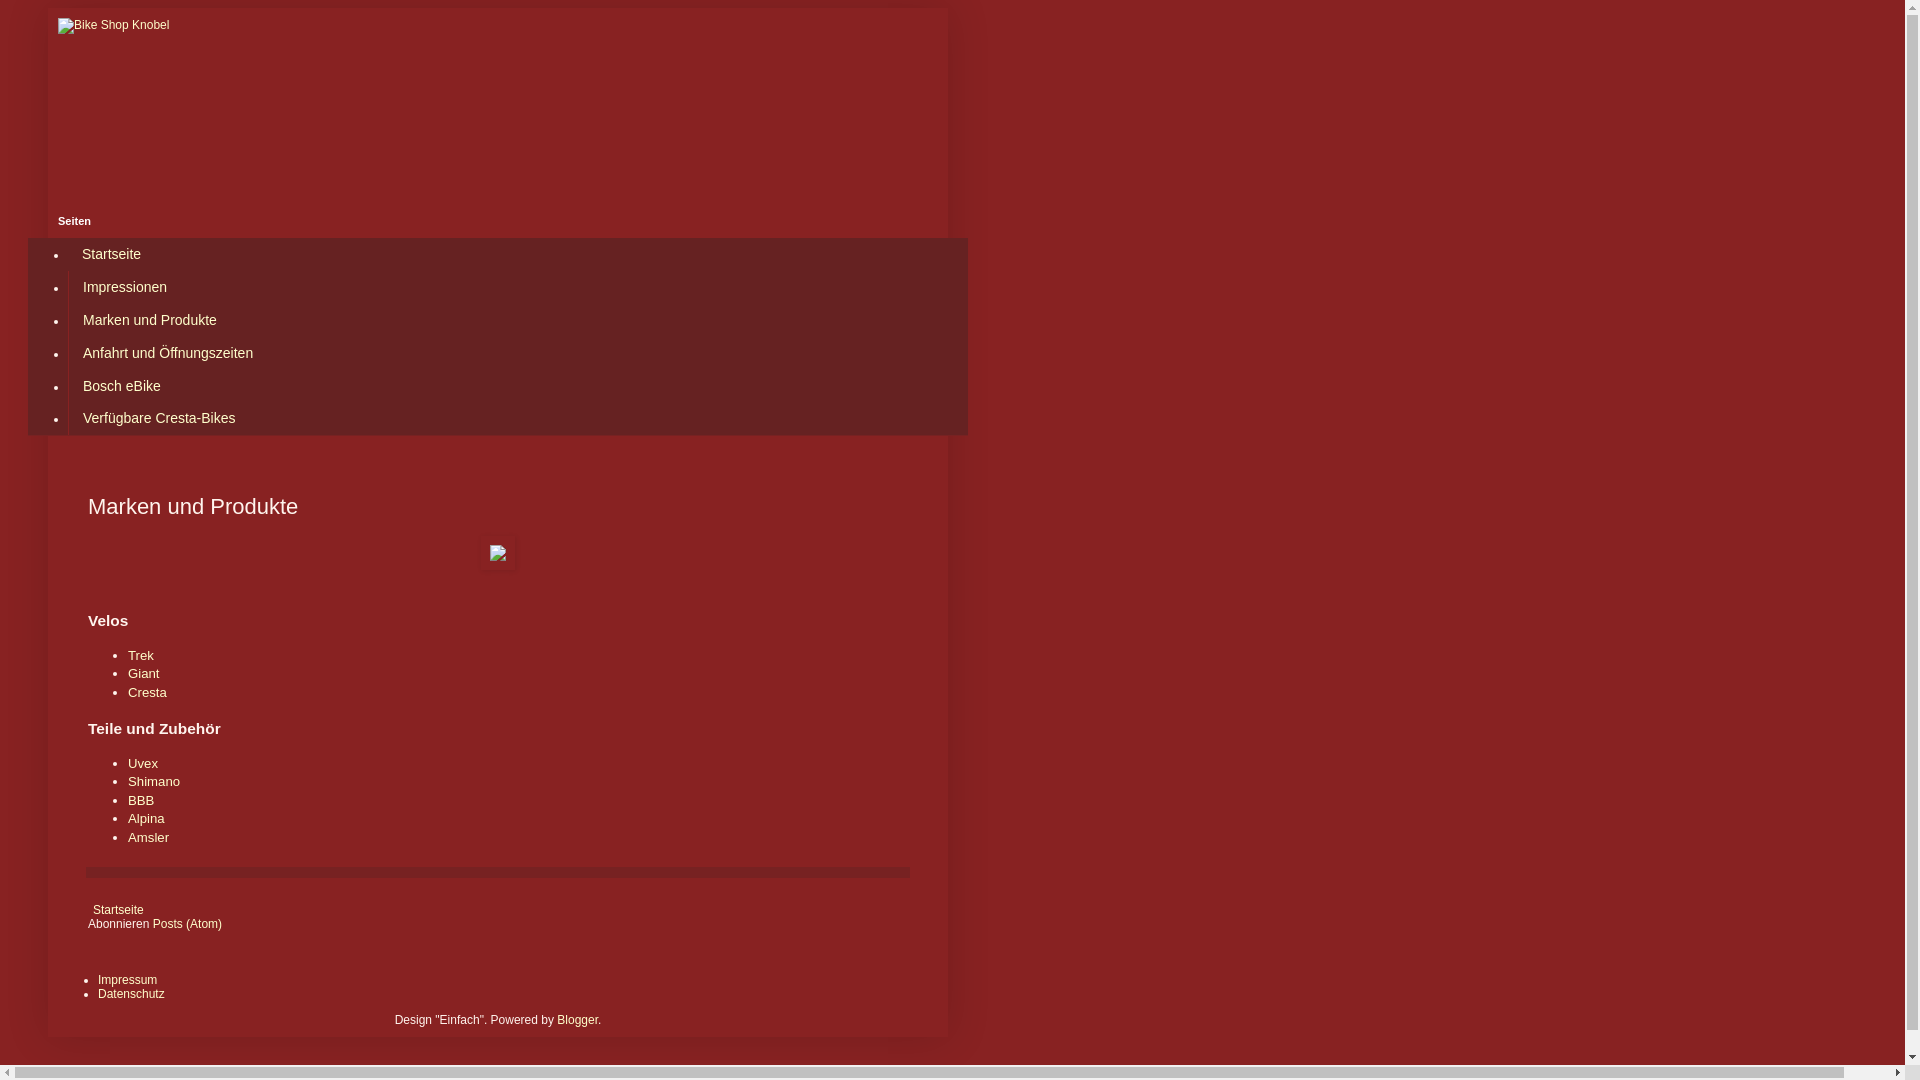  Describe the element at coordinates (139, 799) in the screenshot. I see `'BBB'` at that location.